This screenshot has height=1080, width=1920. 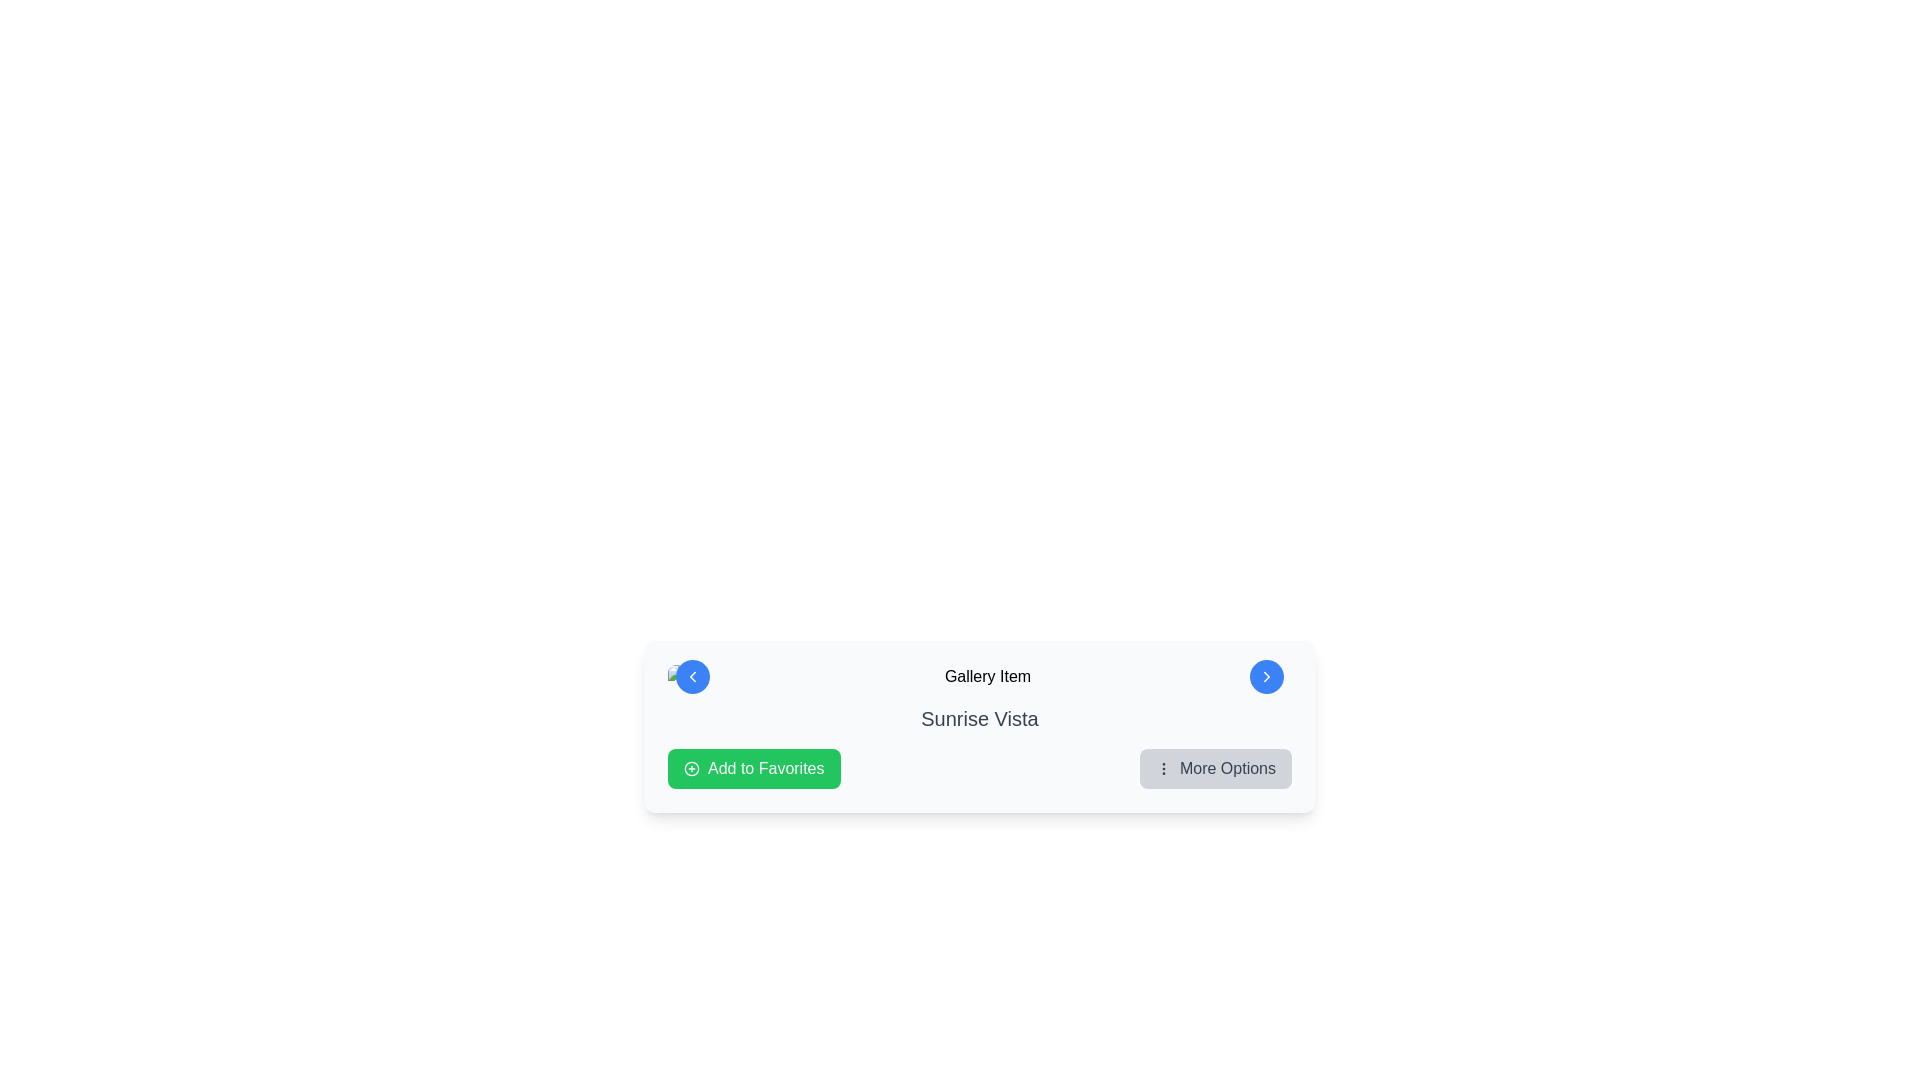 I want to click on the small left-pointing chevron icon located on the upper-left side of the circular blue button, so click(x=692, y=676).